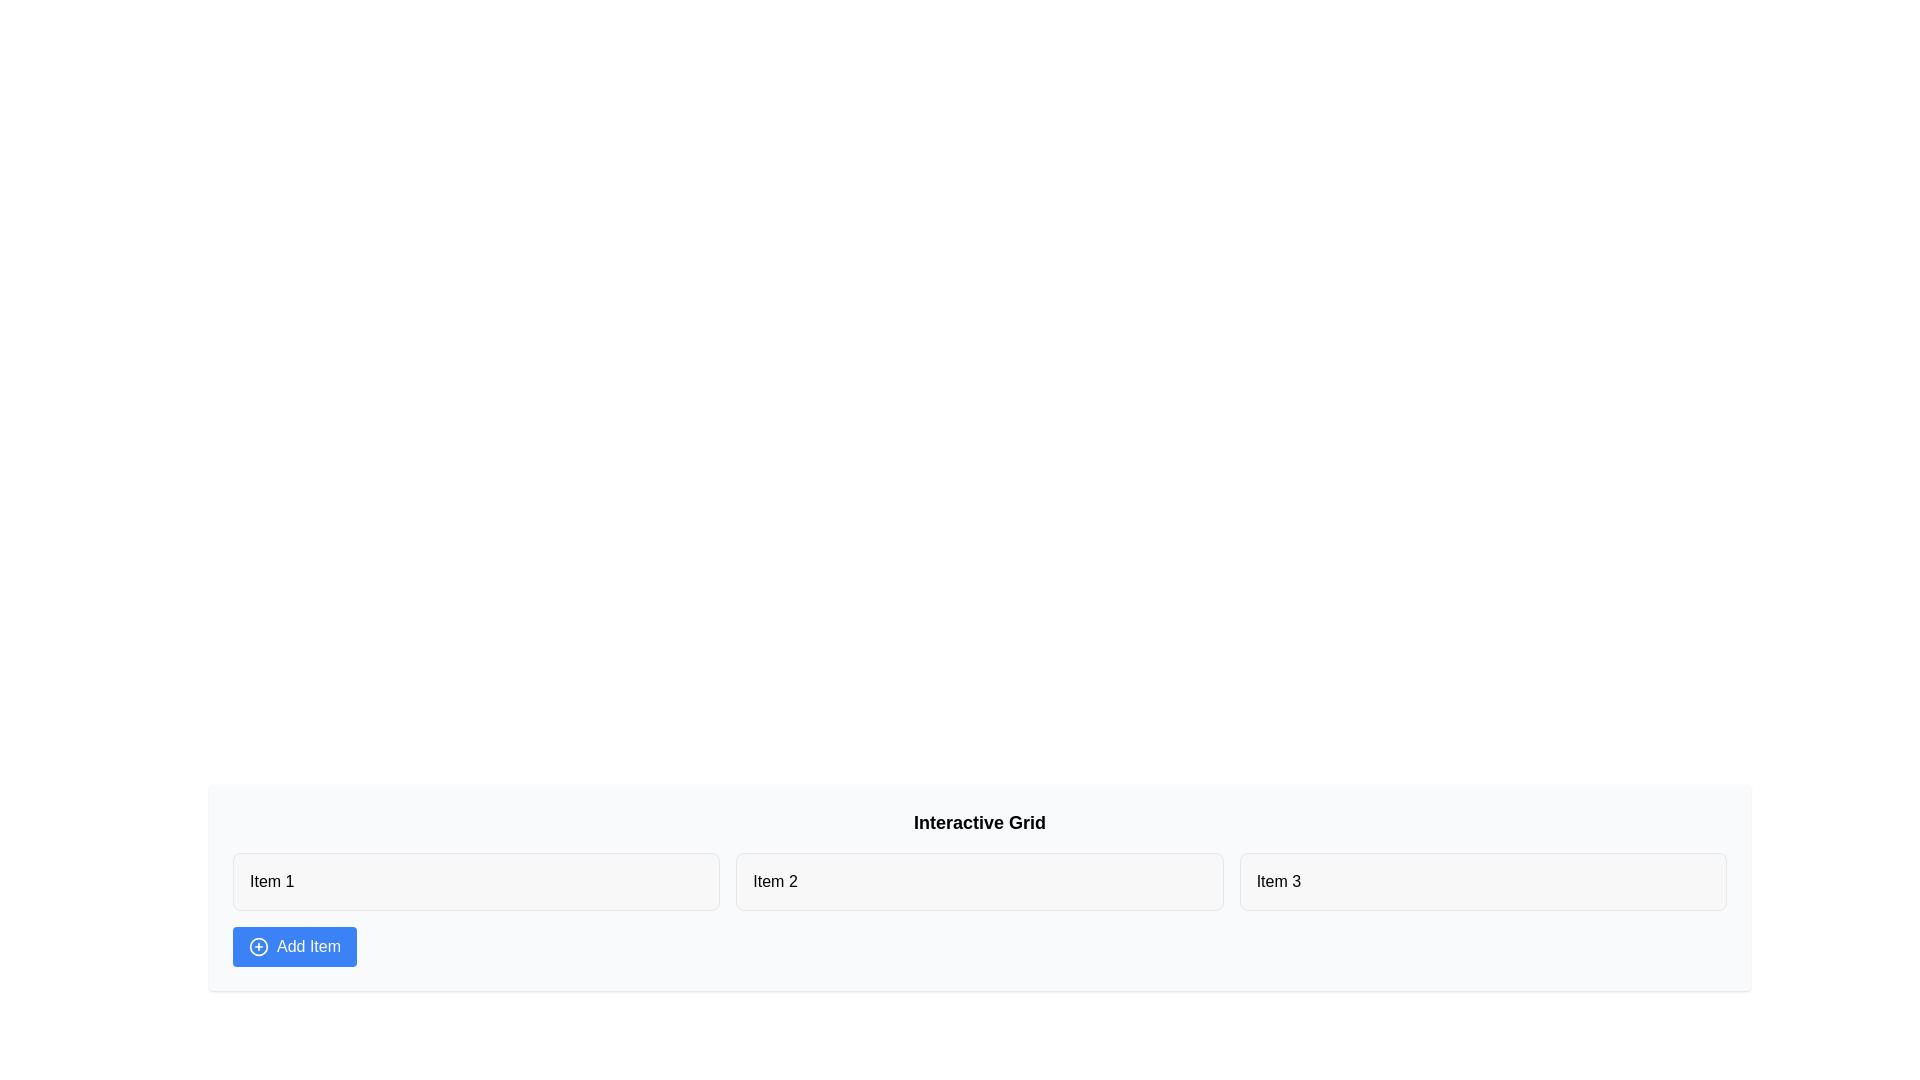 This screenshot has width=1920, height=1080. I want to click on the text of Item 3 and copy it to the clipboard, so click(1483, 881).